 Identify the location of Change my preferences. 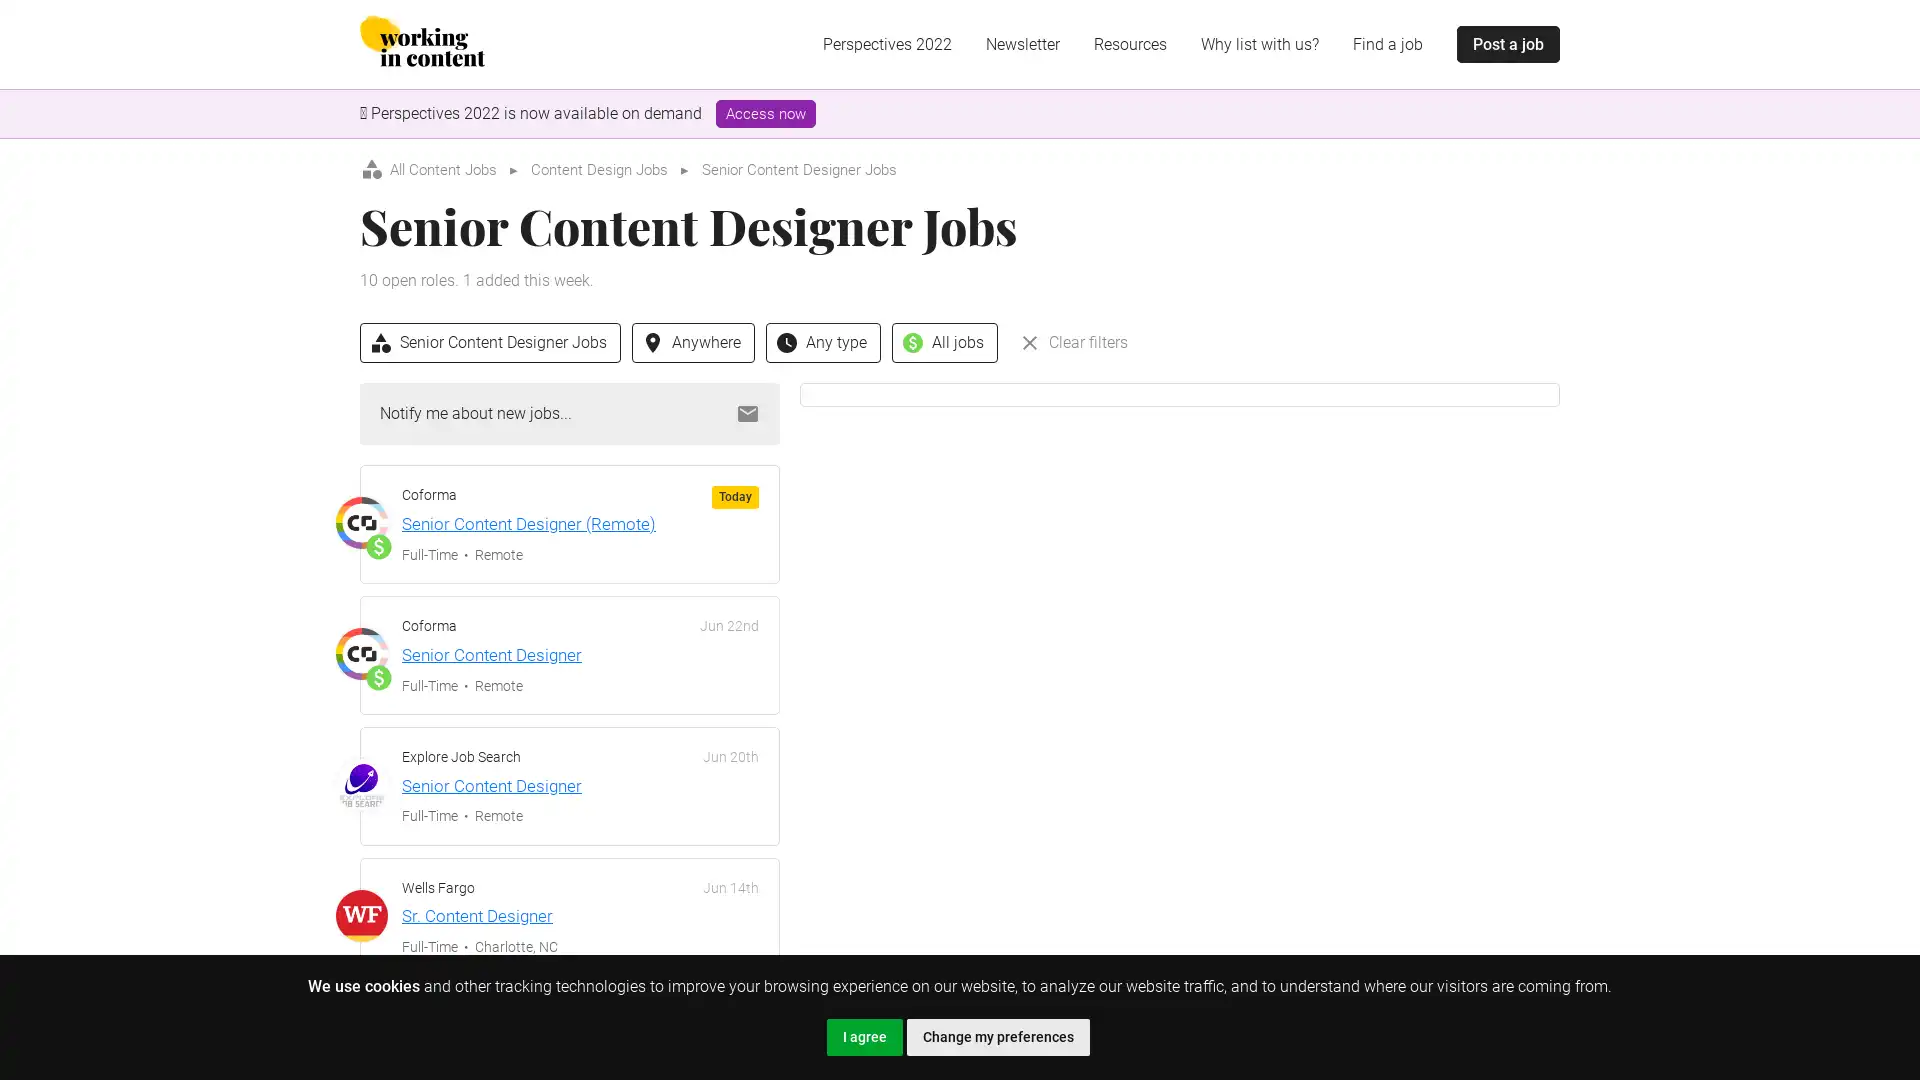
(997, 1036).